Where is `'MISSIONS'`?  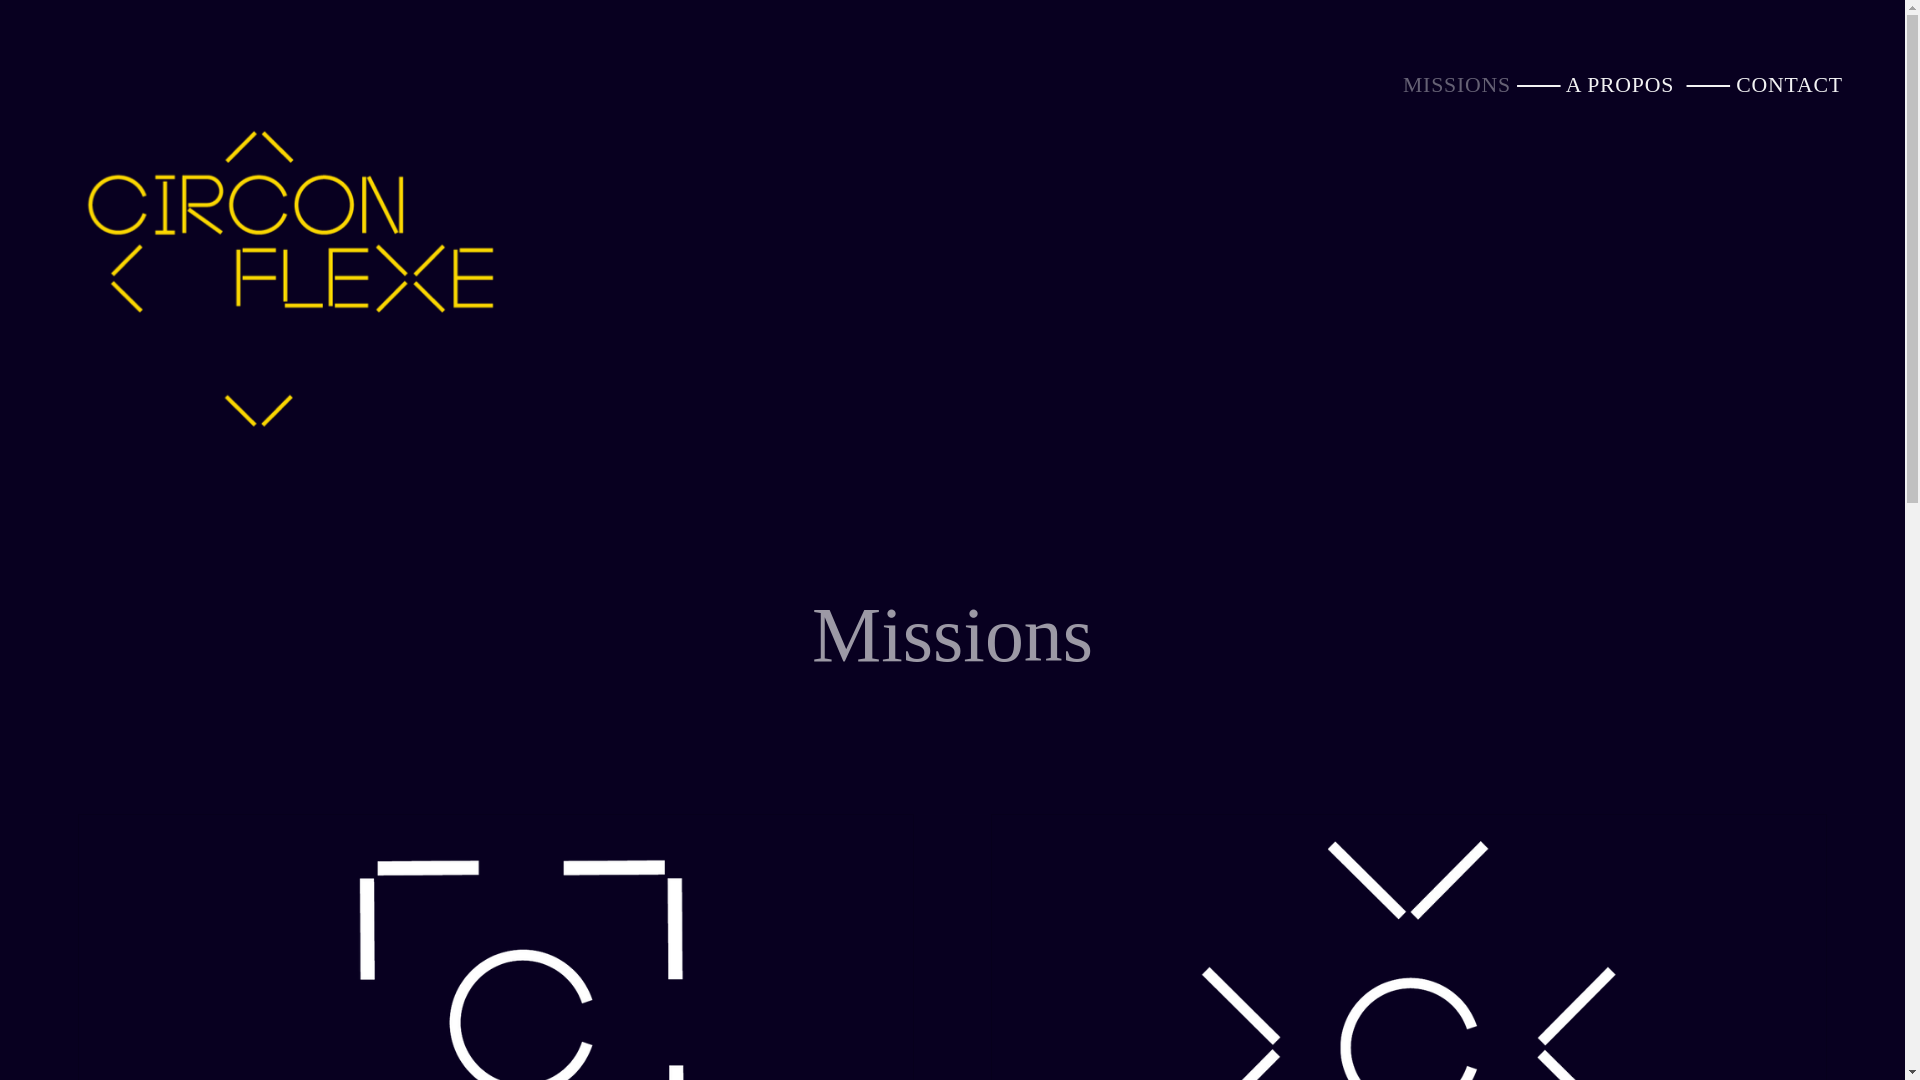
'MISSIONS' is located at coordinates (1457, 83).